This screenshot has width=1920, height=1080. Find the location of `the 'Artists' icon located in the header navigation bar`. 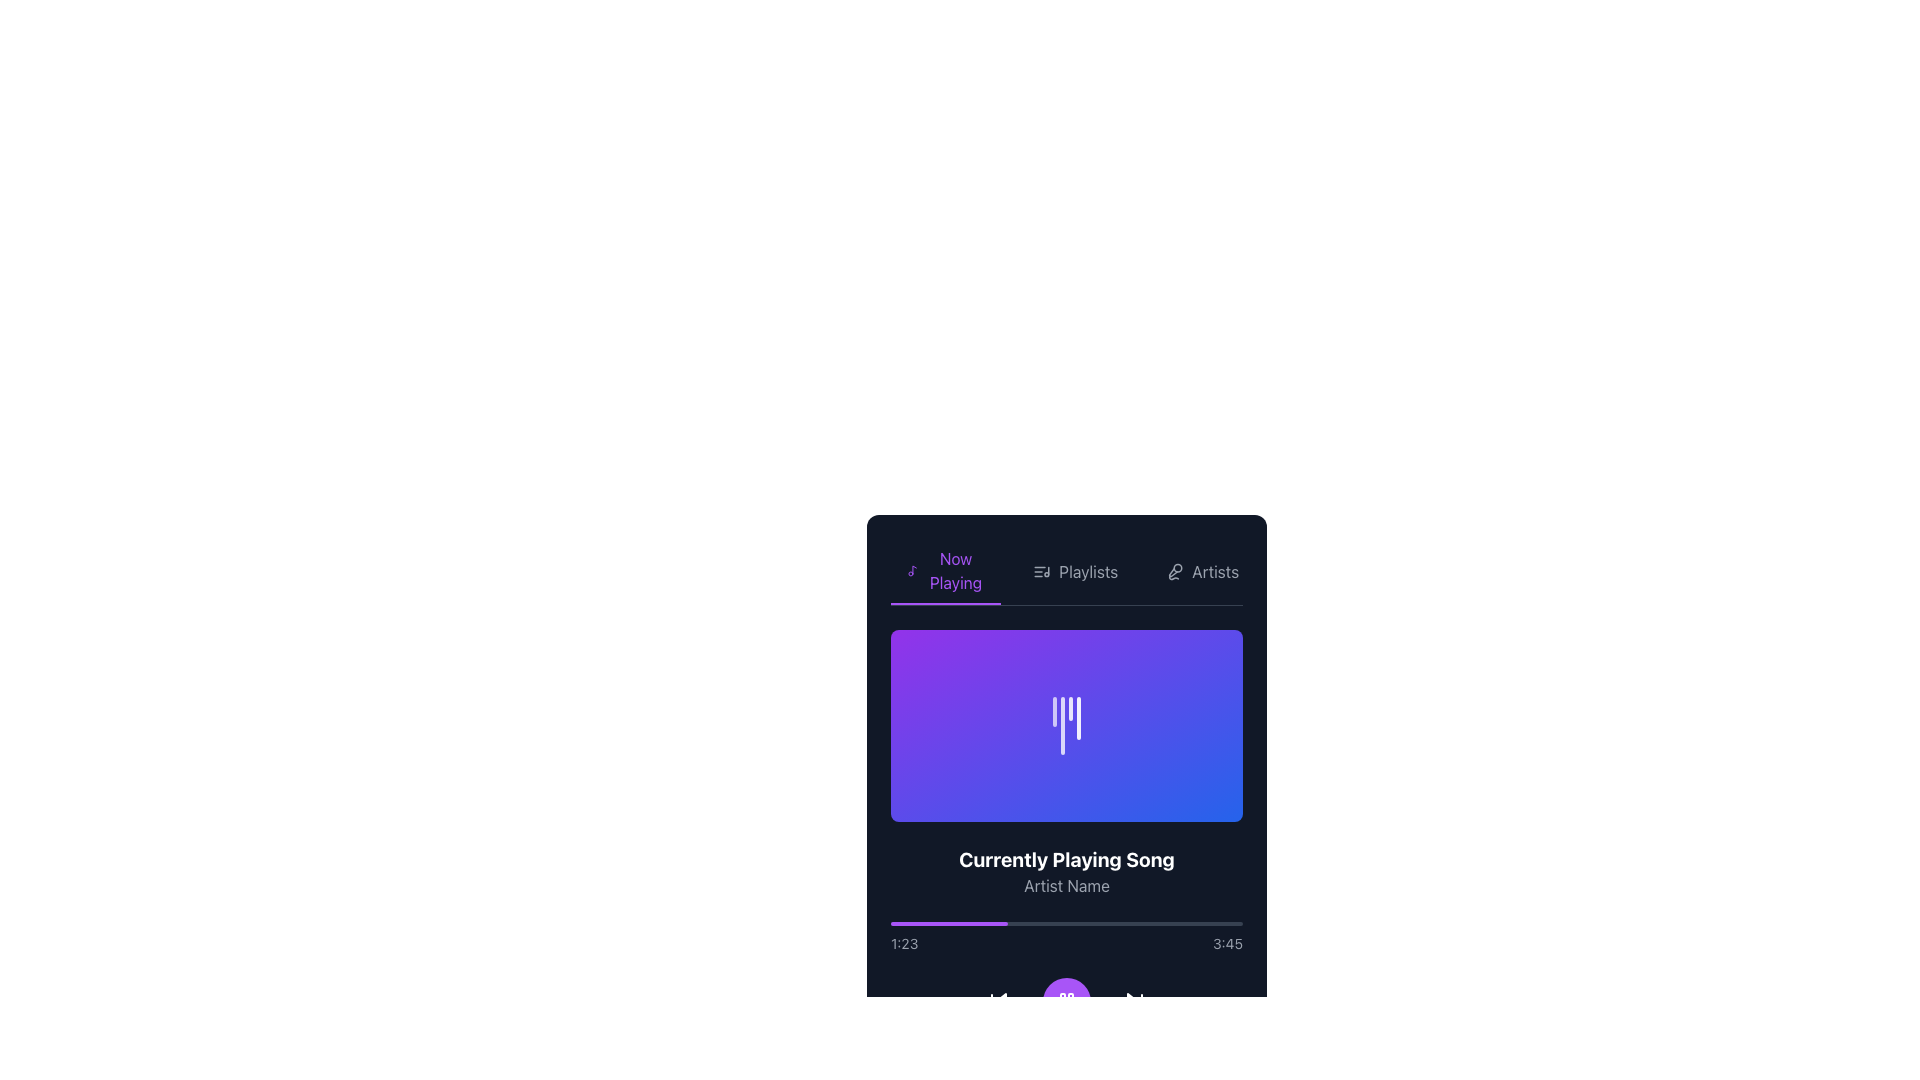

the 'Artists' icon located in the header navigation bar is located at coordinates (1175, 571).